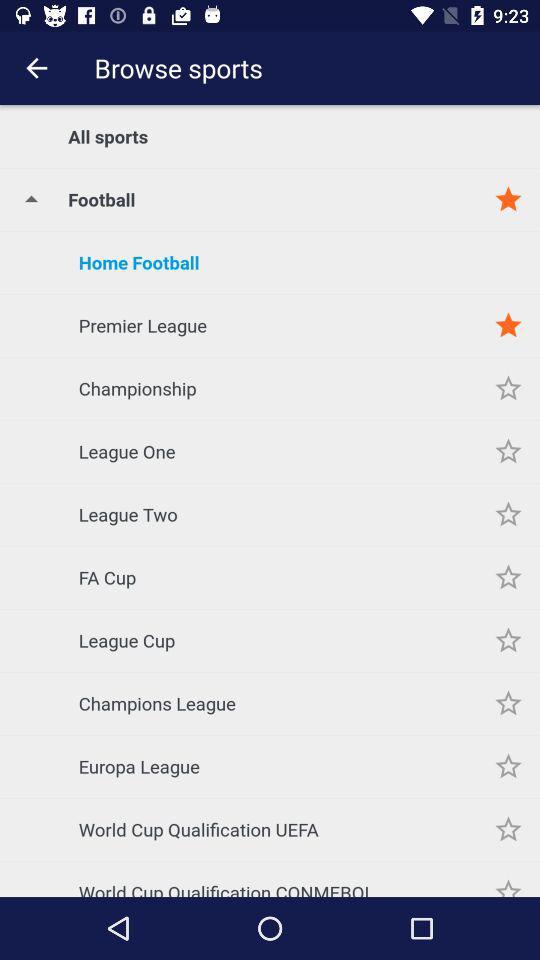 The height and width of the screenshot is (960, 540). Describe the element at coordinates (508, 829) in the screenshot. I see `item` at that location.